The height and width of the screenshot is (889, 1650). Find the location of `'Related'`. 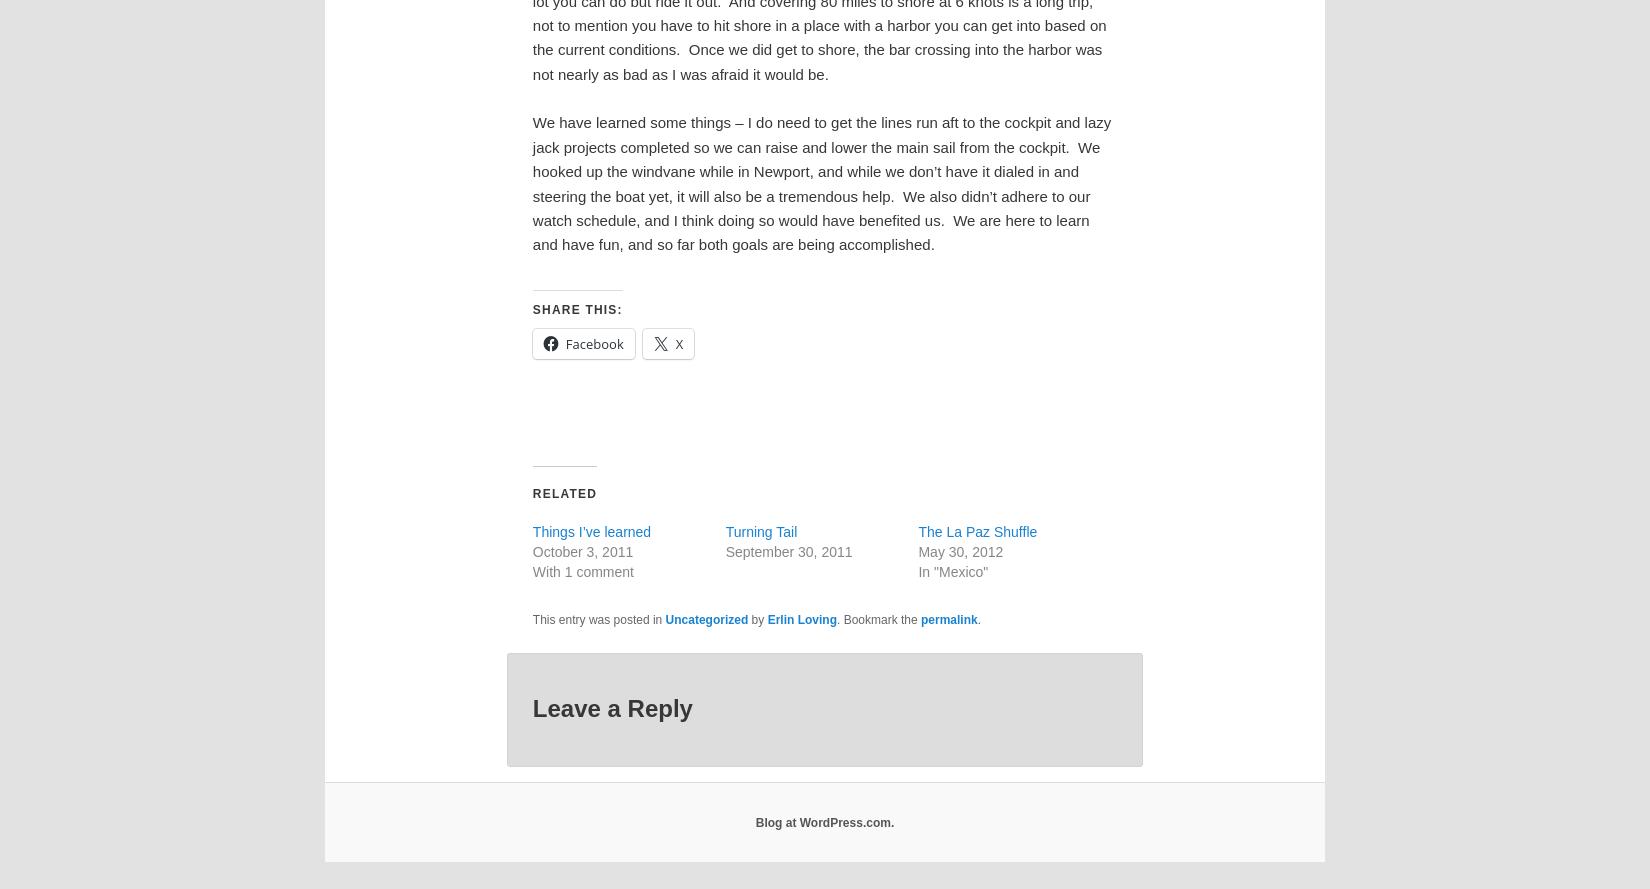

'Related' is located at coordinates (530, 492).